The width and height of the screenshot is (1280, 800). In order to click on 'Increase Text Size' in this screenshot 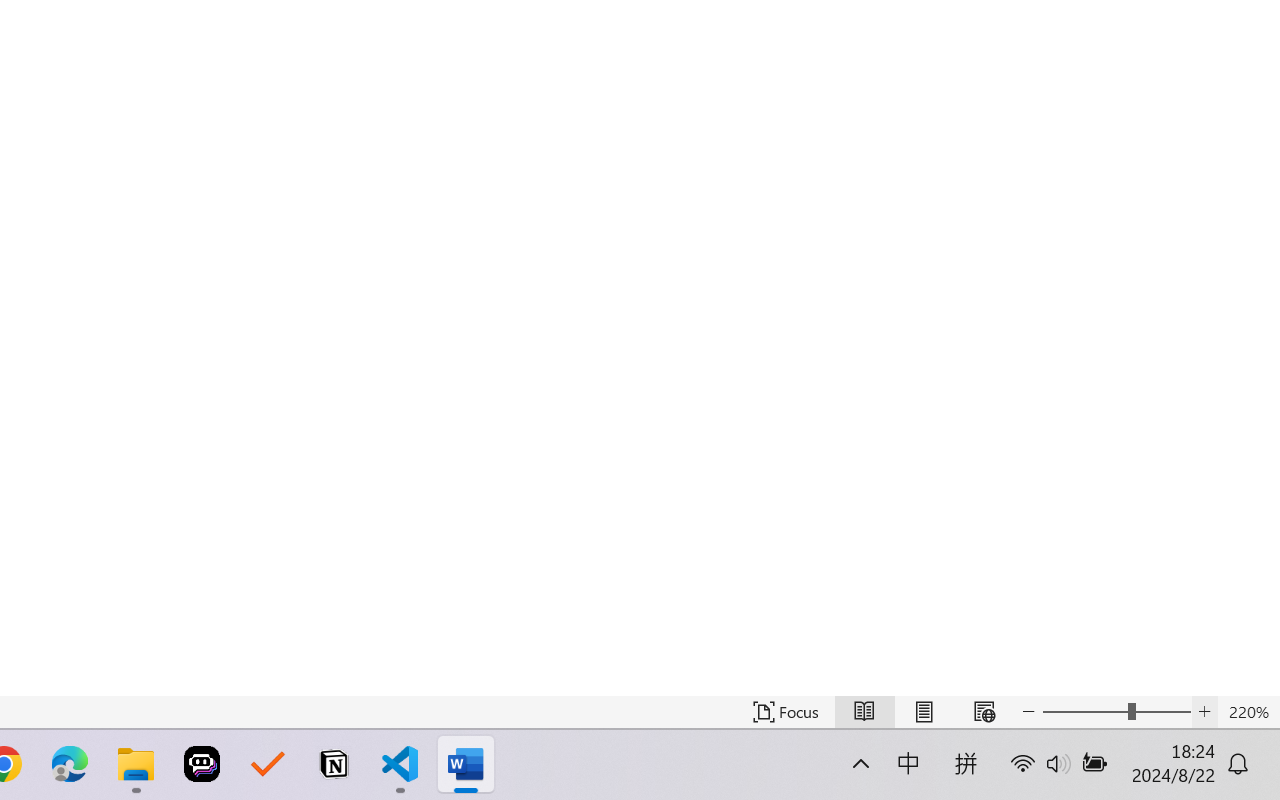, I will do `click(1204, 711)`.